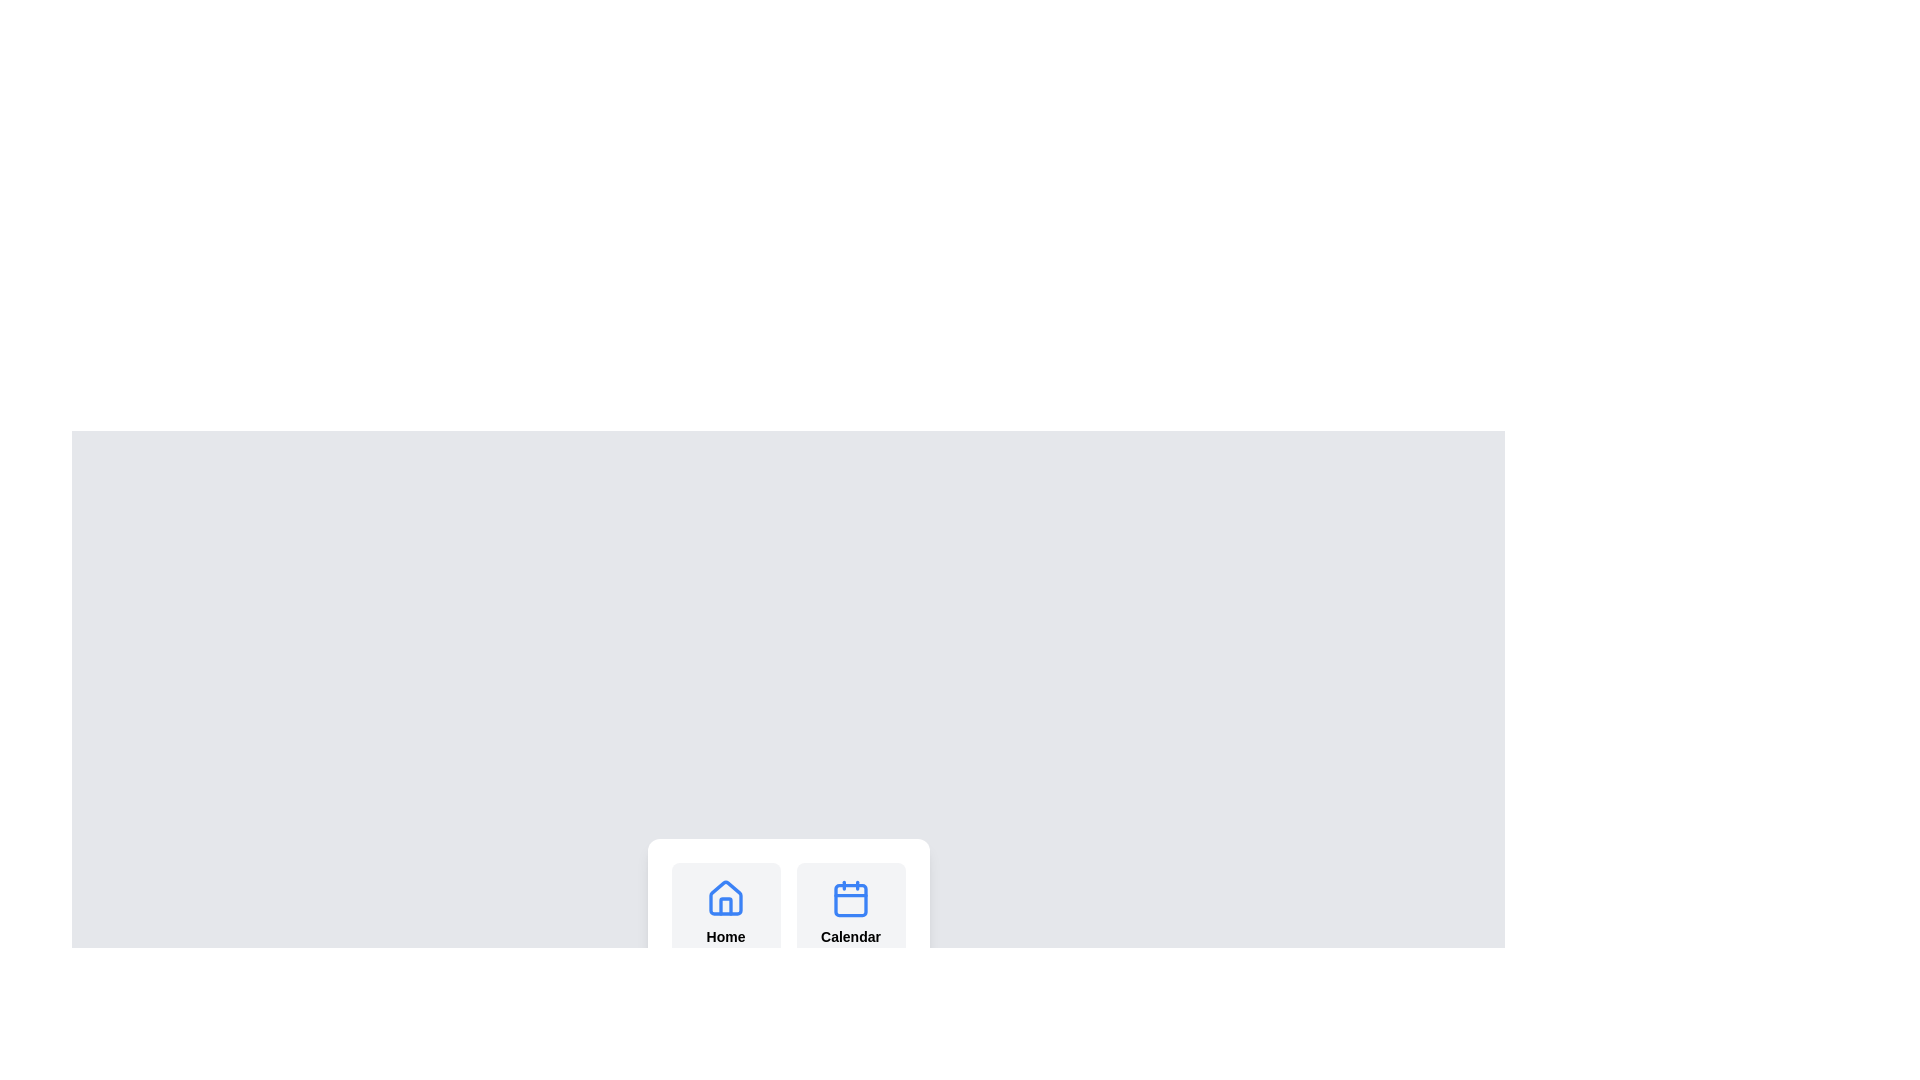 The width and height of the screenshot is (1920, 1080). I want to click on the navigational card button located as the second card in a horizontal row of four, positioned between the 'Home' card and the 'Notification' card, so click(850, 913).